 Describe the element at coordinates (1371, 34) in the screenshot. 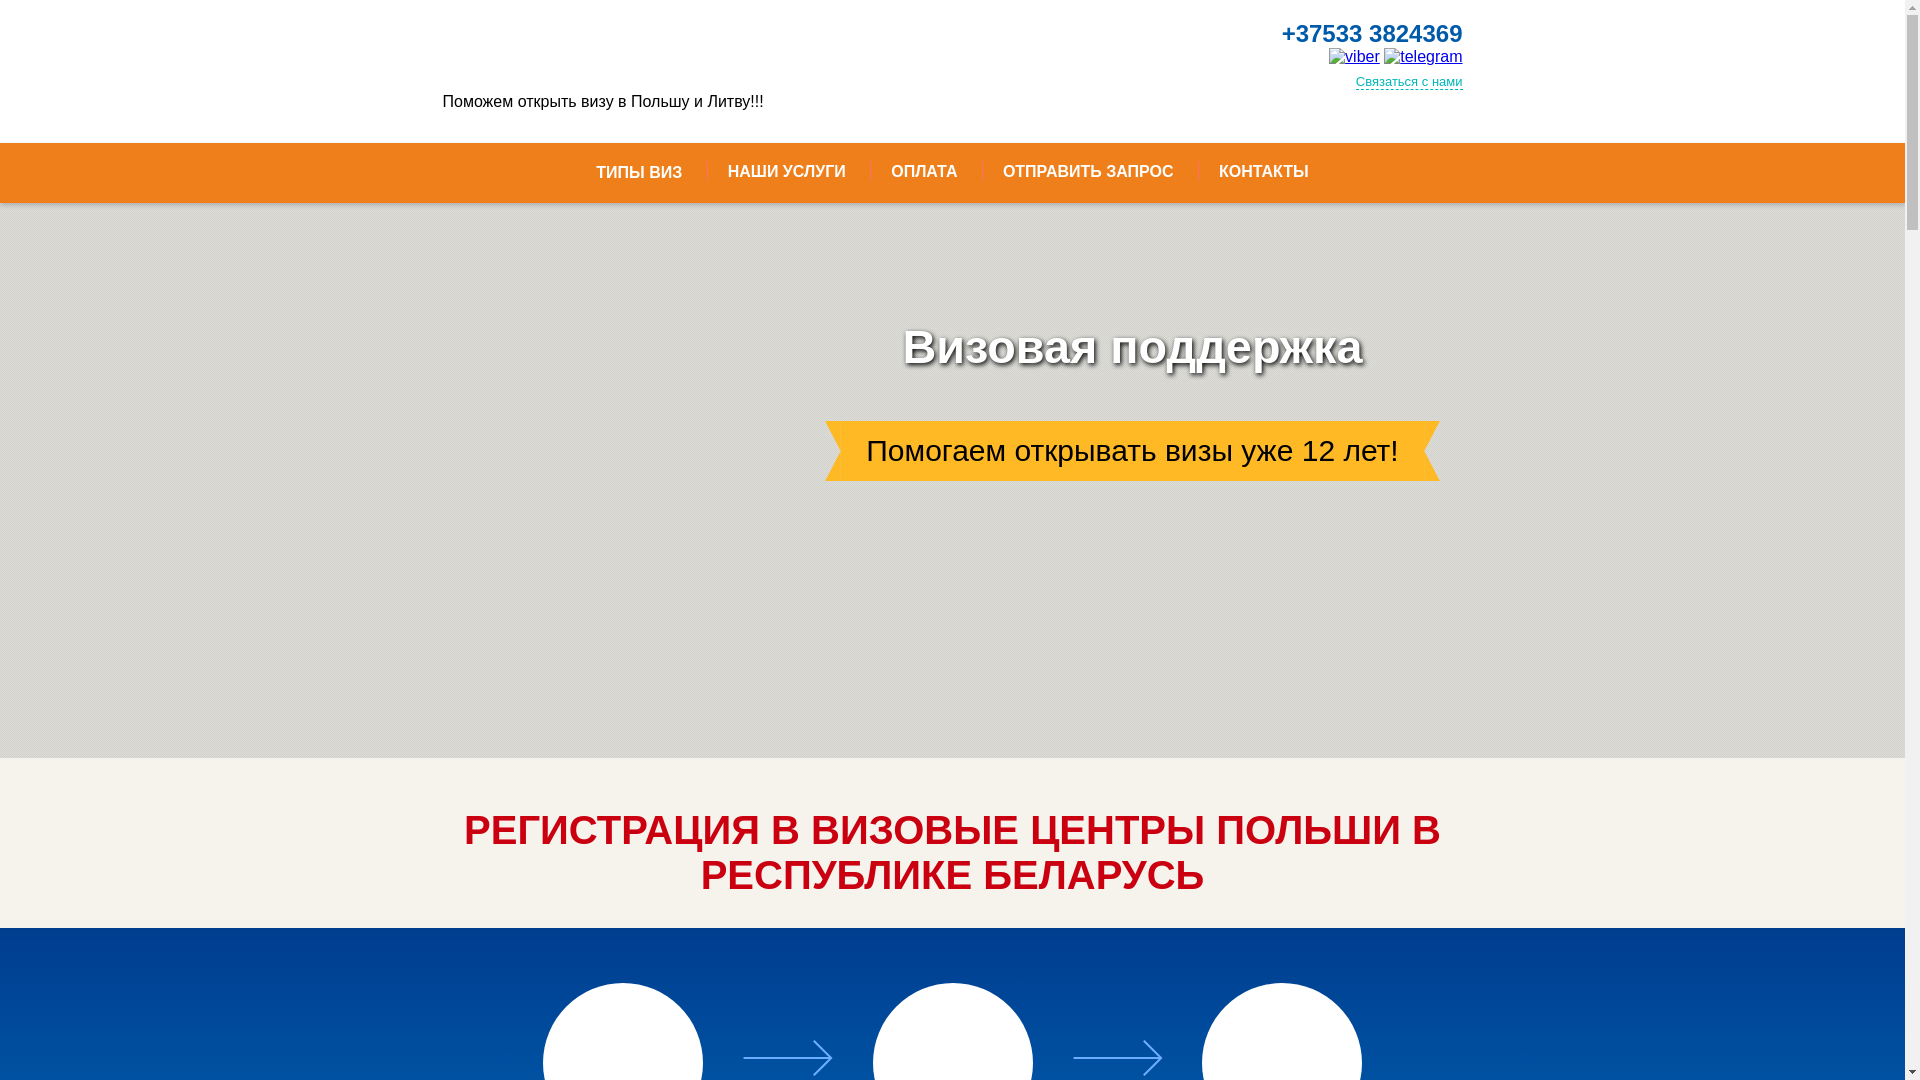

I see `'+37533 3824369'` at that location.